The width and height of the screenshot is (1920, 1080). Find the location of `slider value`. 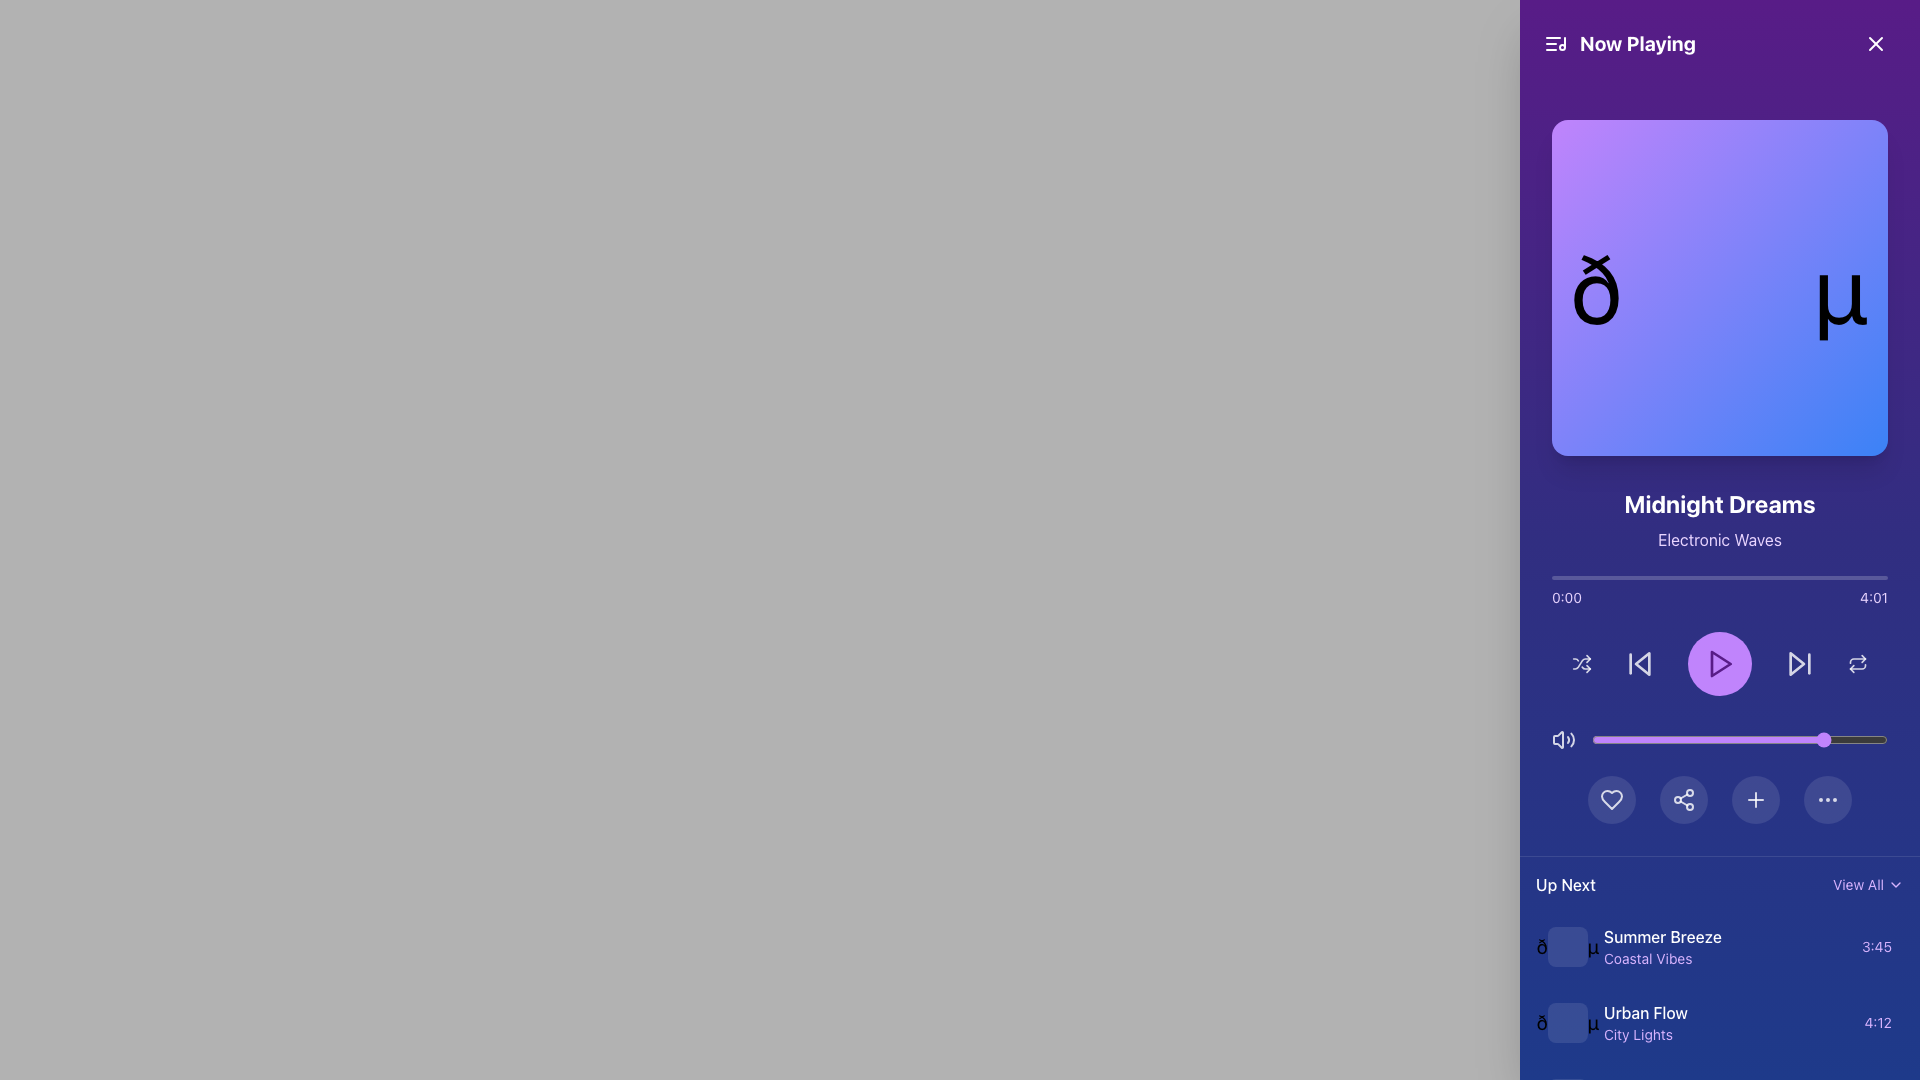

slider value is located at coordinates (1822, 740).